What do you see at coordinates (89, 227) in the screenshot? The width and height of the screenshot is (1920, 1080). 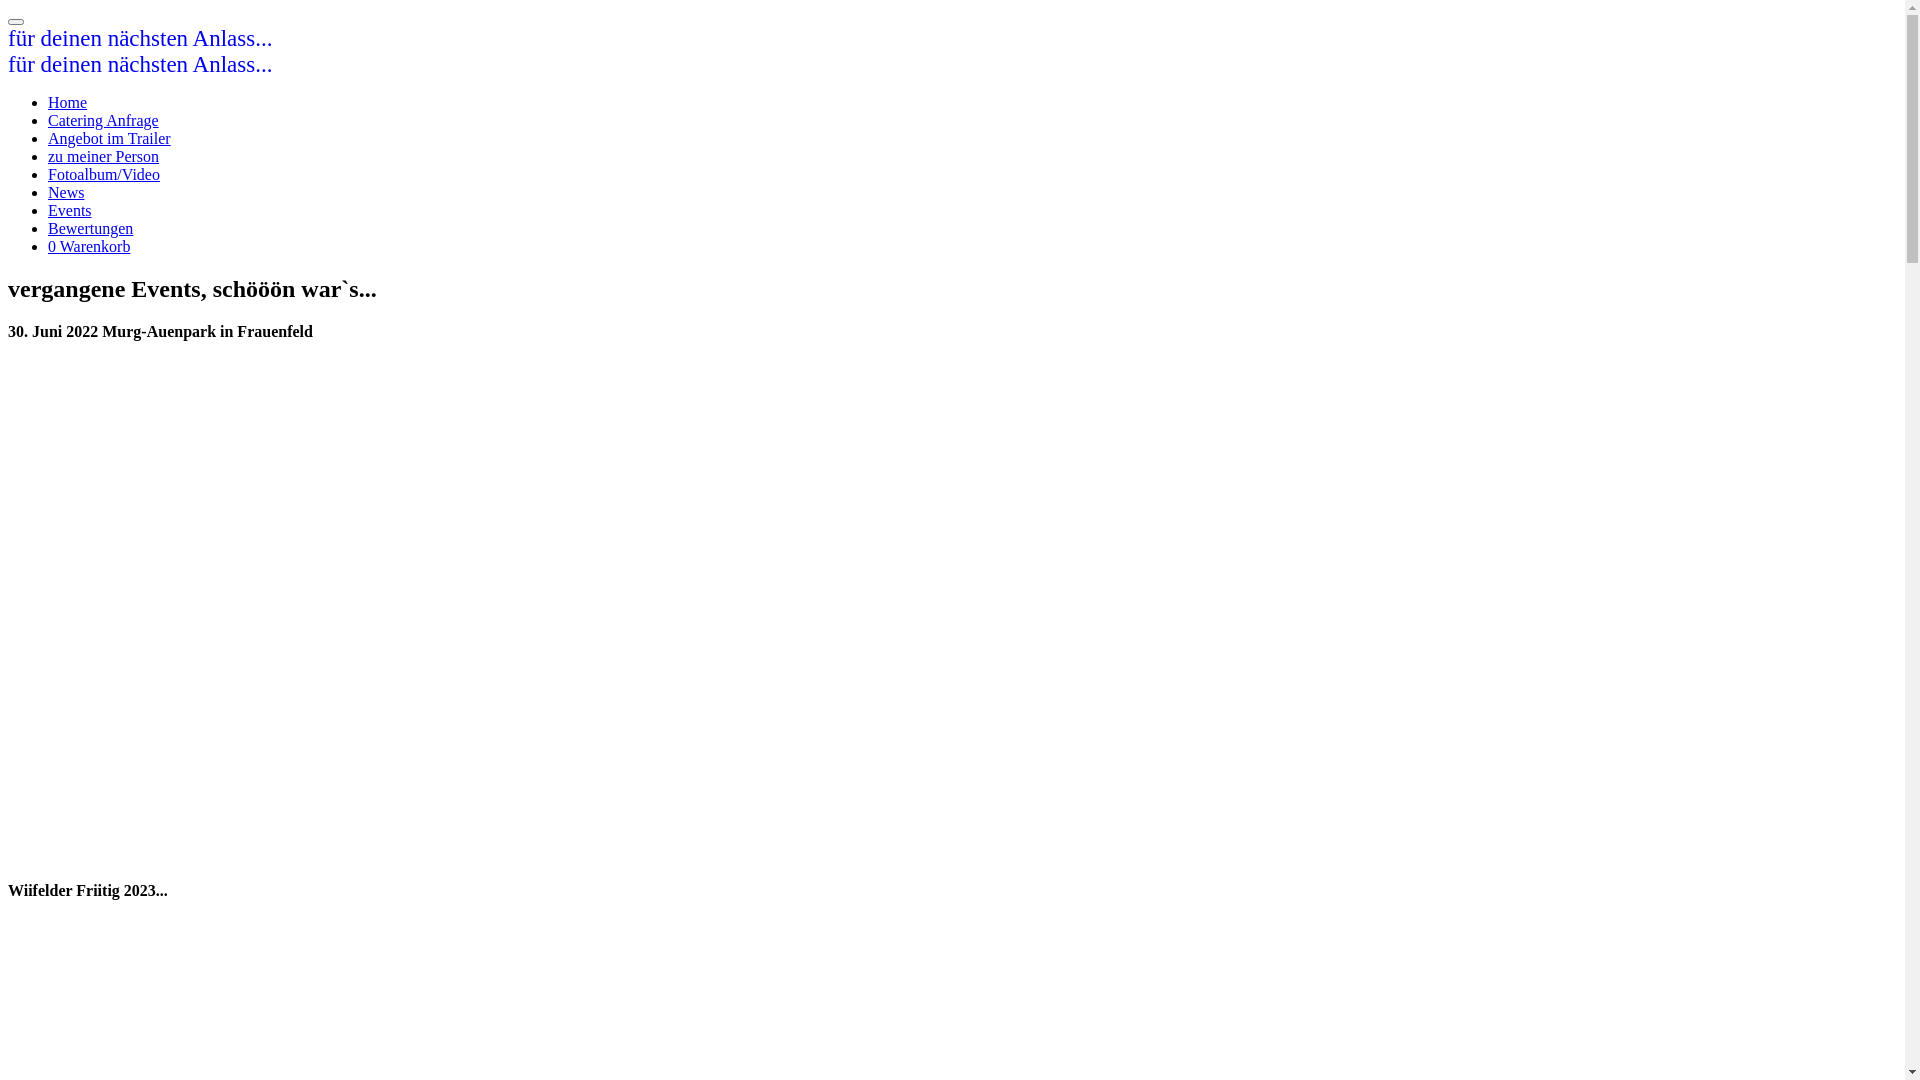 I see `'Bewertungen'` at bounding box center [89, 227].